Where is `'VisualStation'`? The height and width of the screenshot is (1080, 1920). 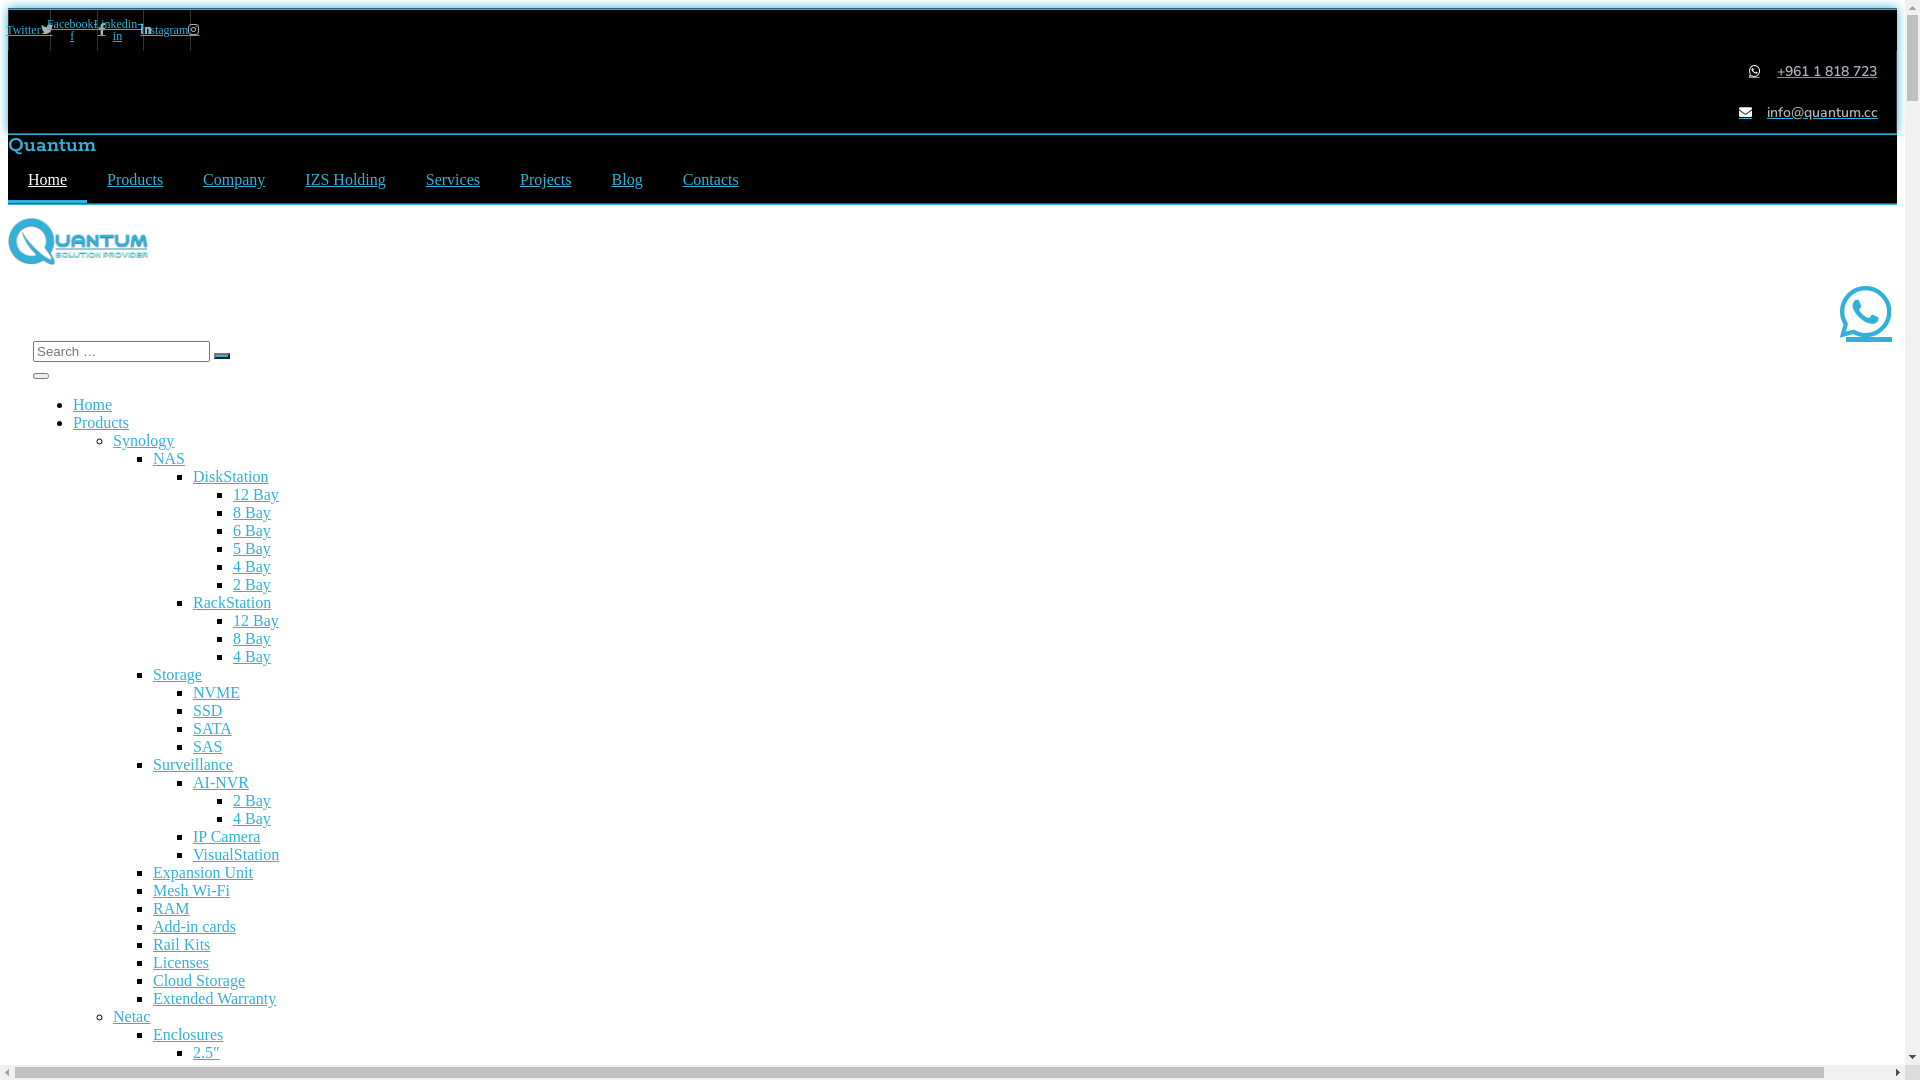
'VisualStation' is located at coordinates (235, 854).